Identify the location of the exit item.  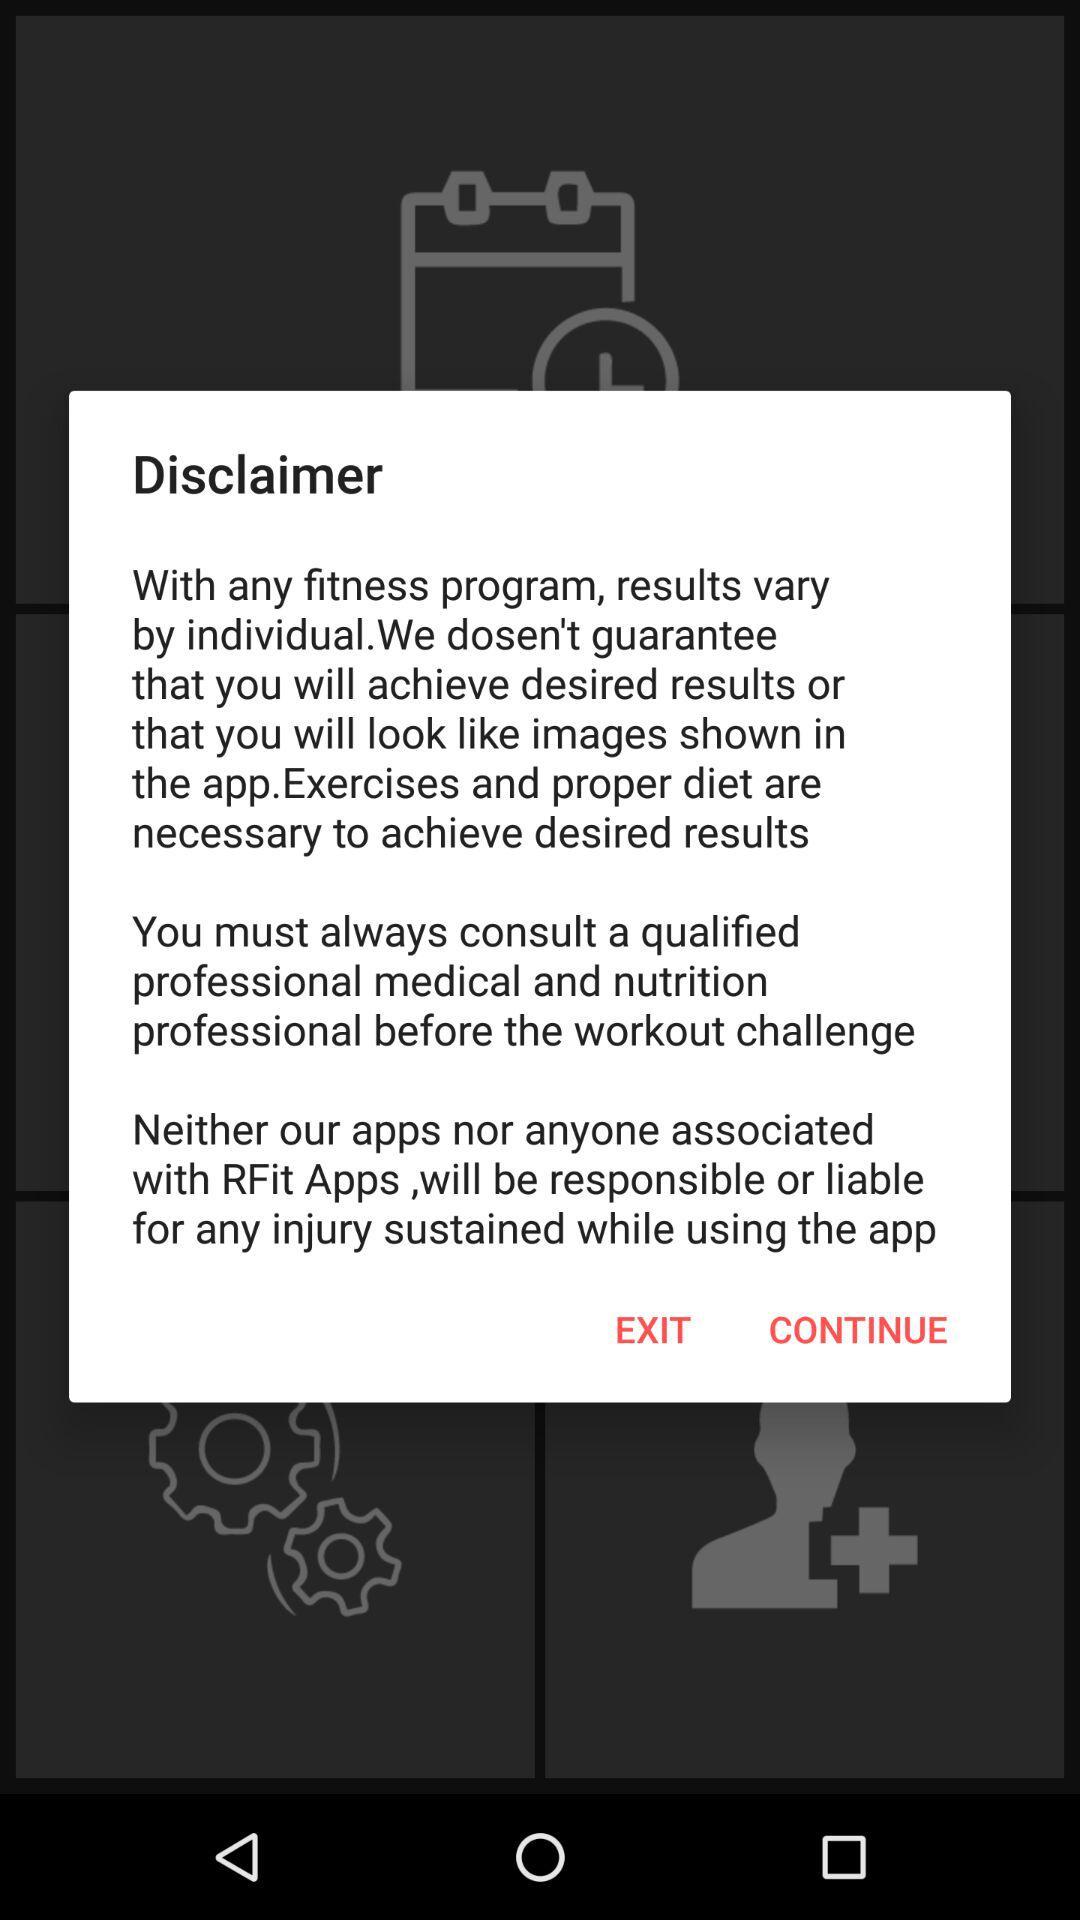
(653, 1329).